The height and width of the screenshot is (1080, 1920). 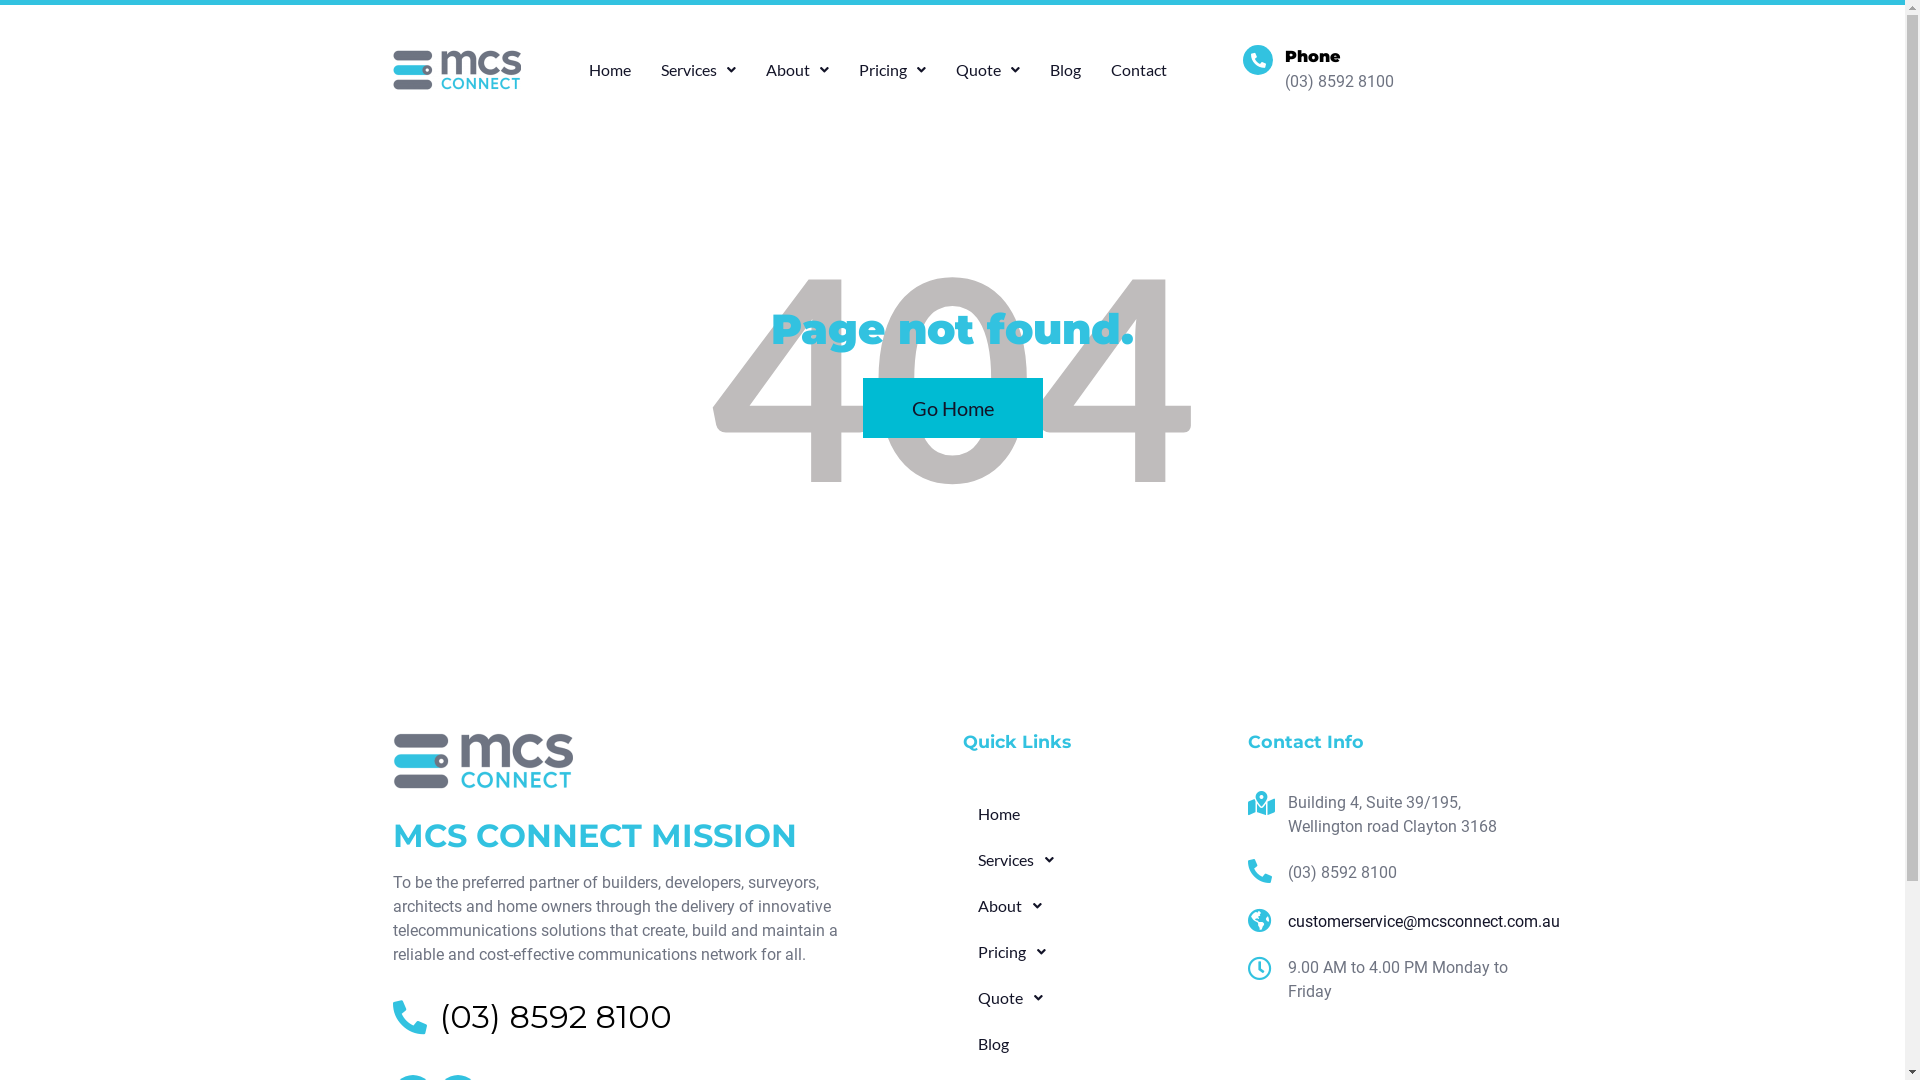 I want to click on 'Go Home', so click(x=950, y=407).